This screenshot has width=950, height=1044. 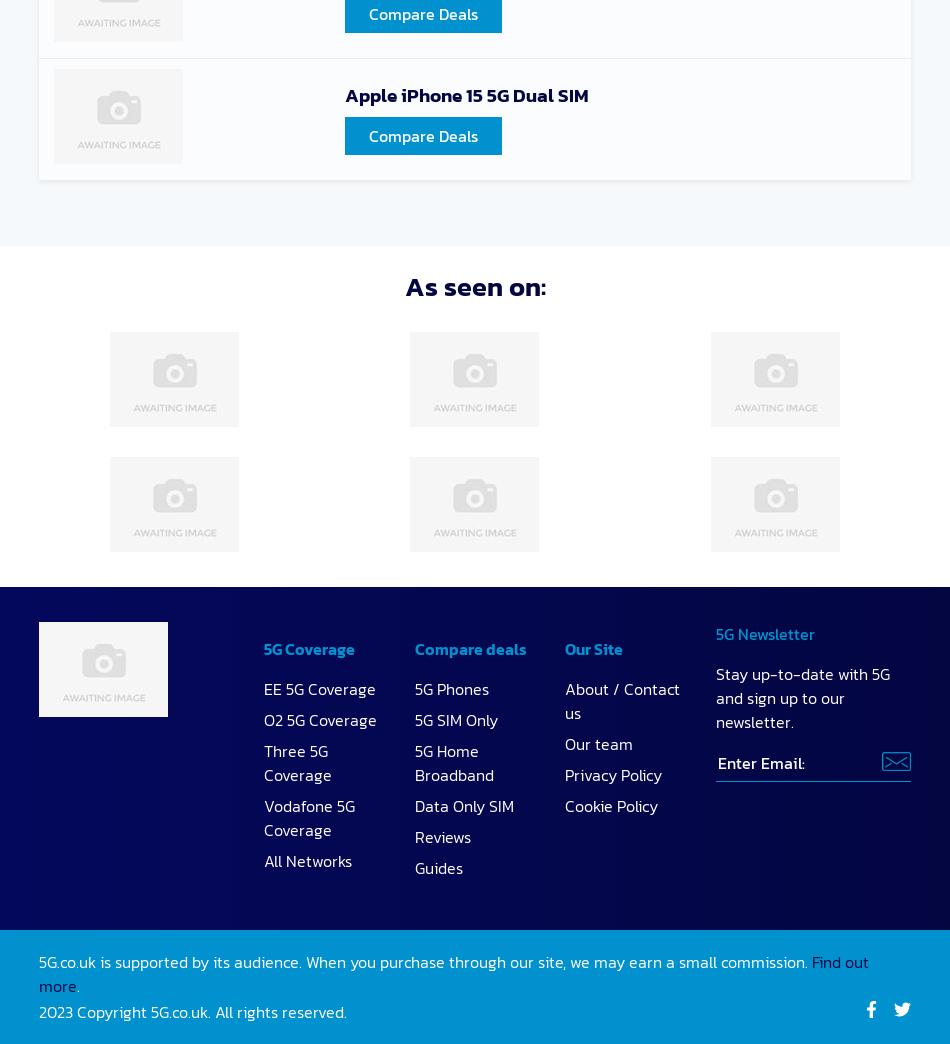 I want to click on 'Privacy Policy', so click(x=613, y=774).